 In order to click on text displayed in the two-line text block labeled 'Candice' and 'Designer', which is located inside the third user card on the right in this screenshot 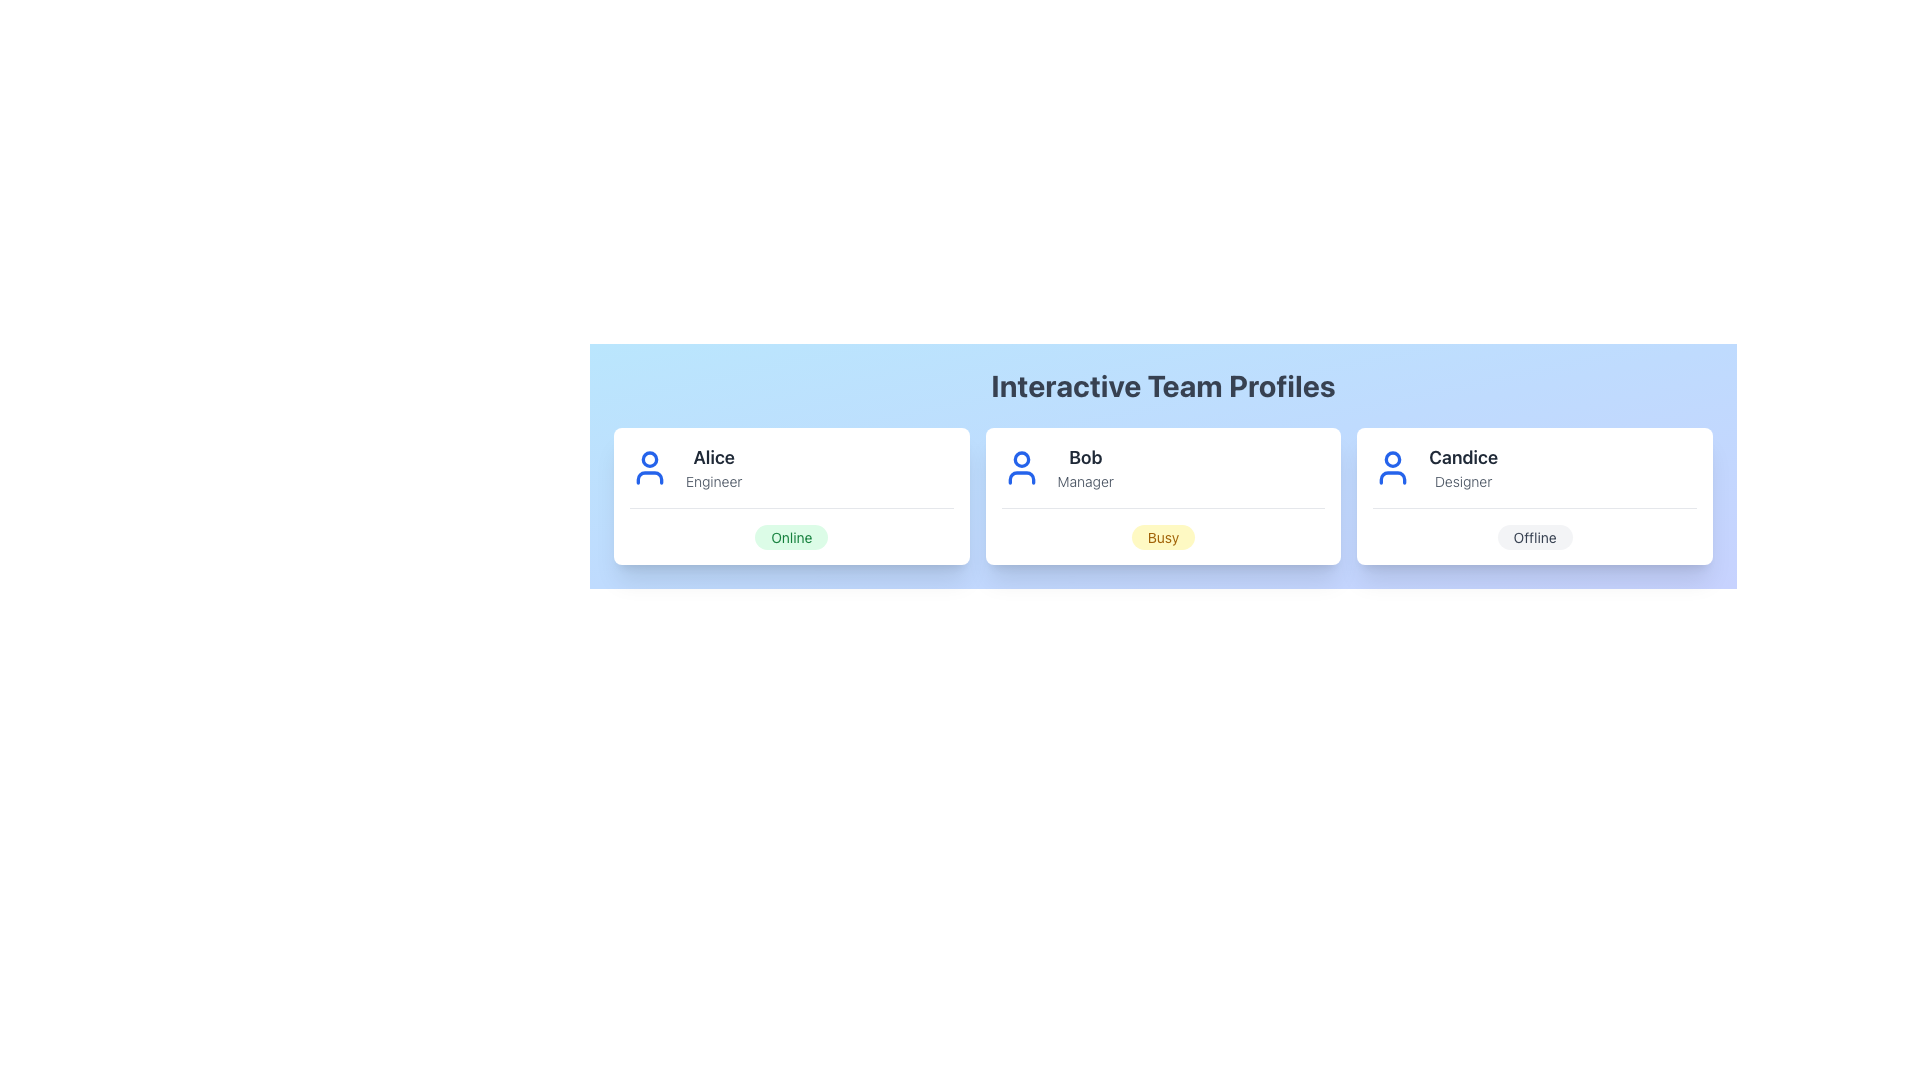, I will do `click(1463, 467)`.